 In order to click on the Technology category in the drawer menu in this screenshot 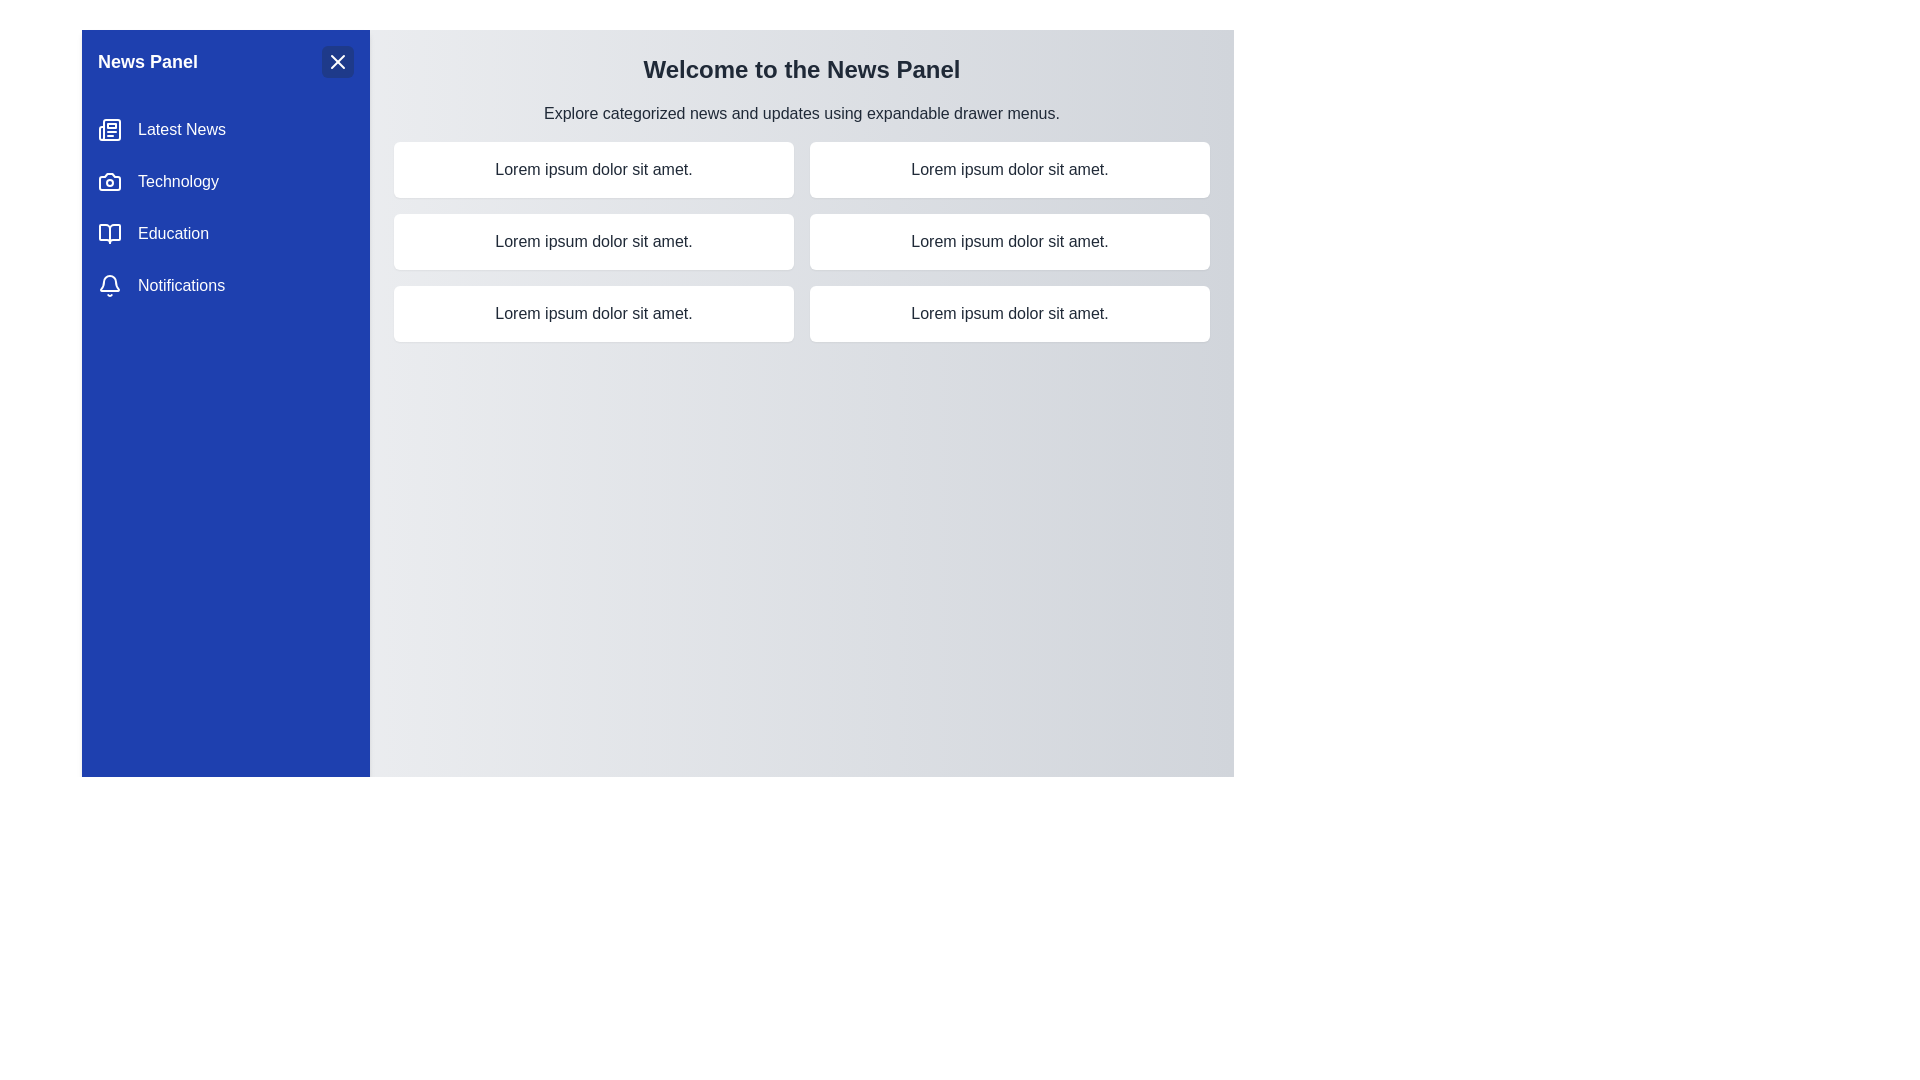, I will do `click(225, 181)`.